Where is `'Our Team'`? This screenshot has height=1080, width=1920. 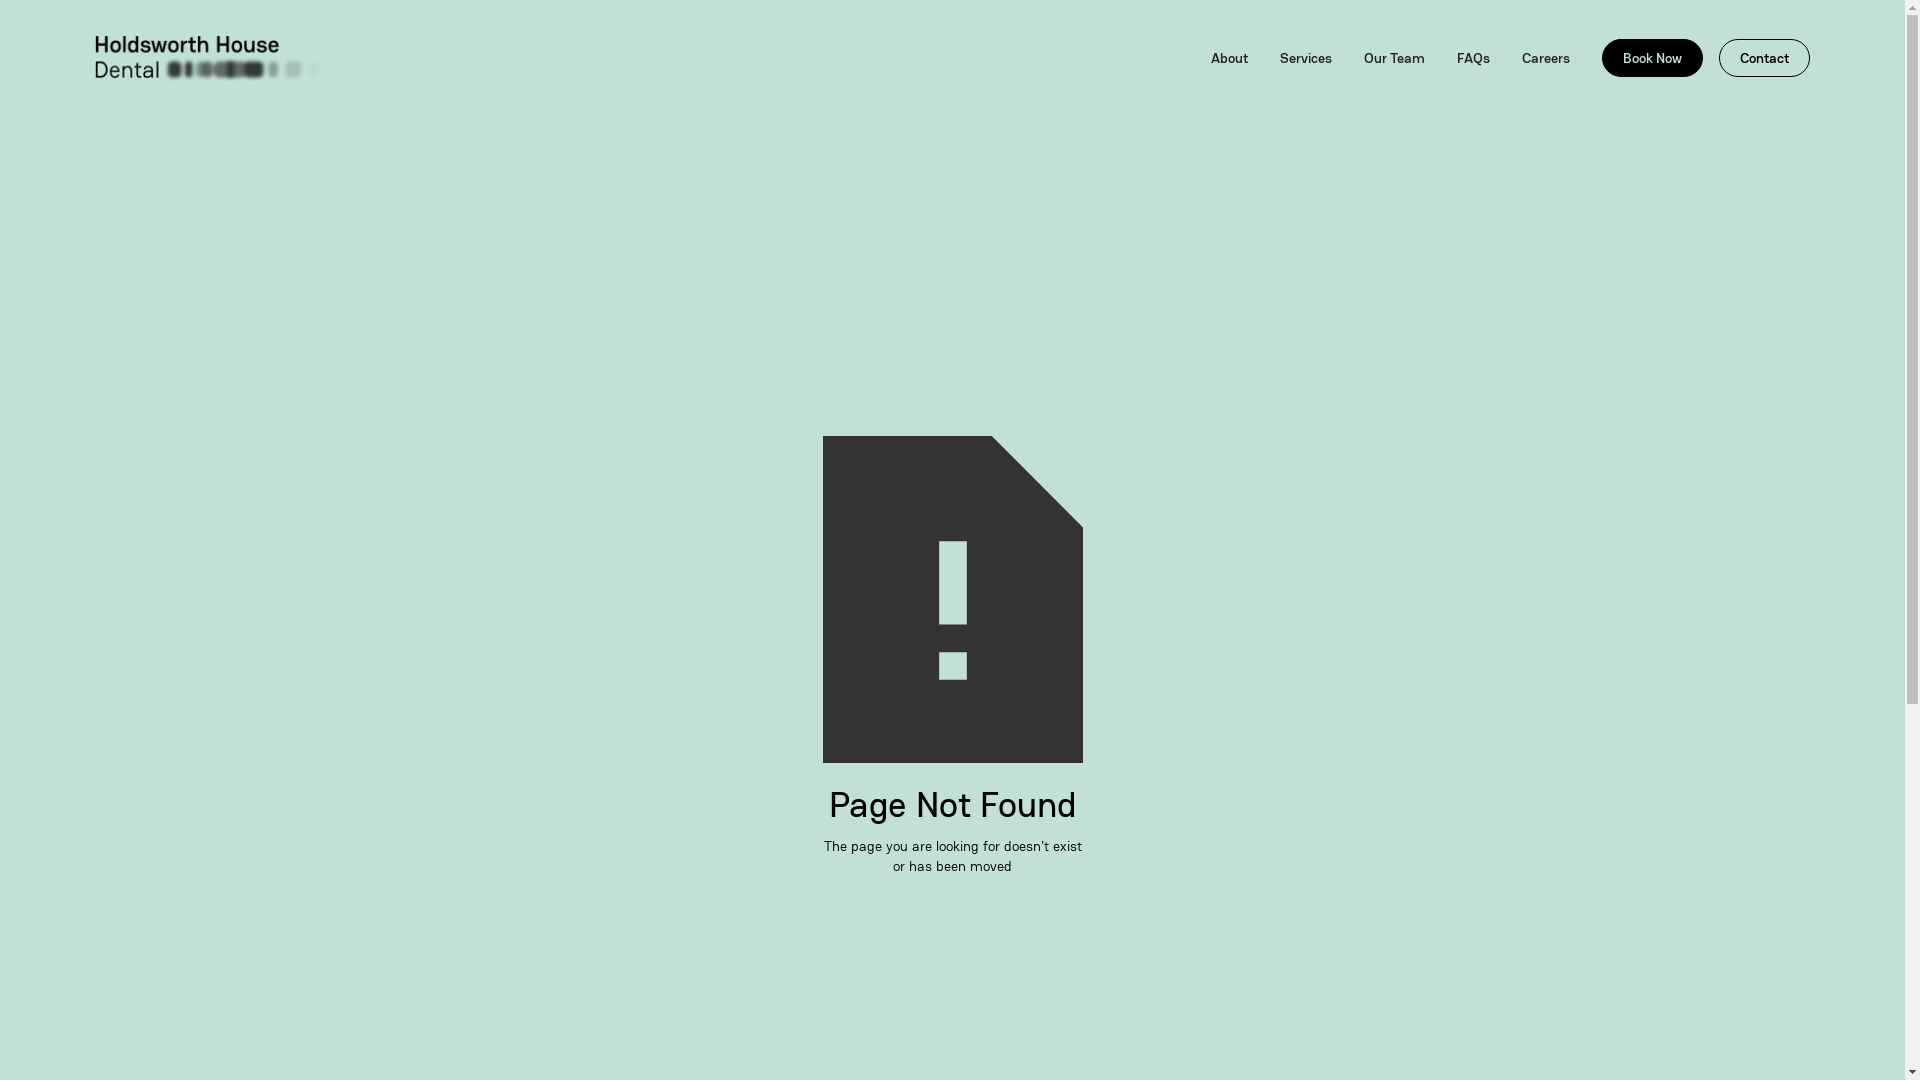 'Our Team' is located at coordinates (1393, 56).